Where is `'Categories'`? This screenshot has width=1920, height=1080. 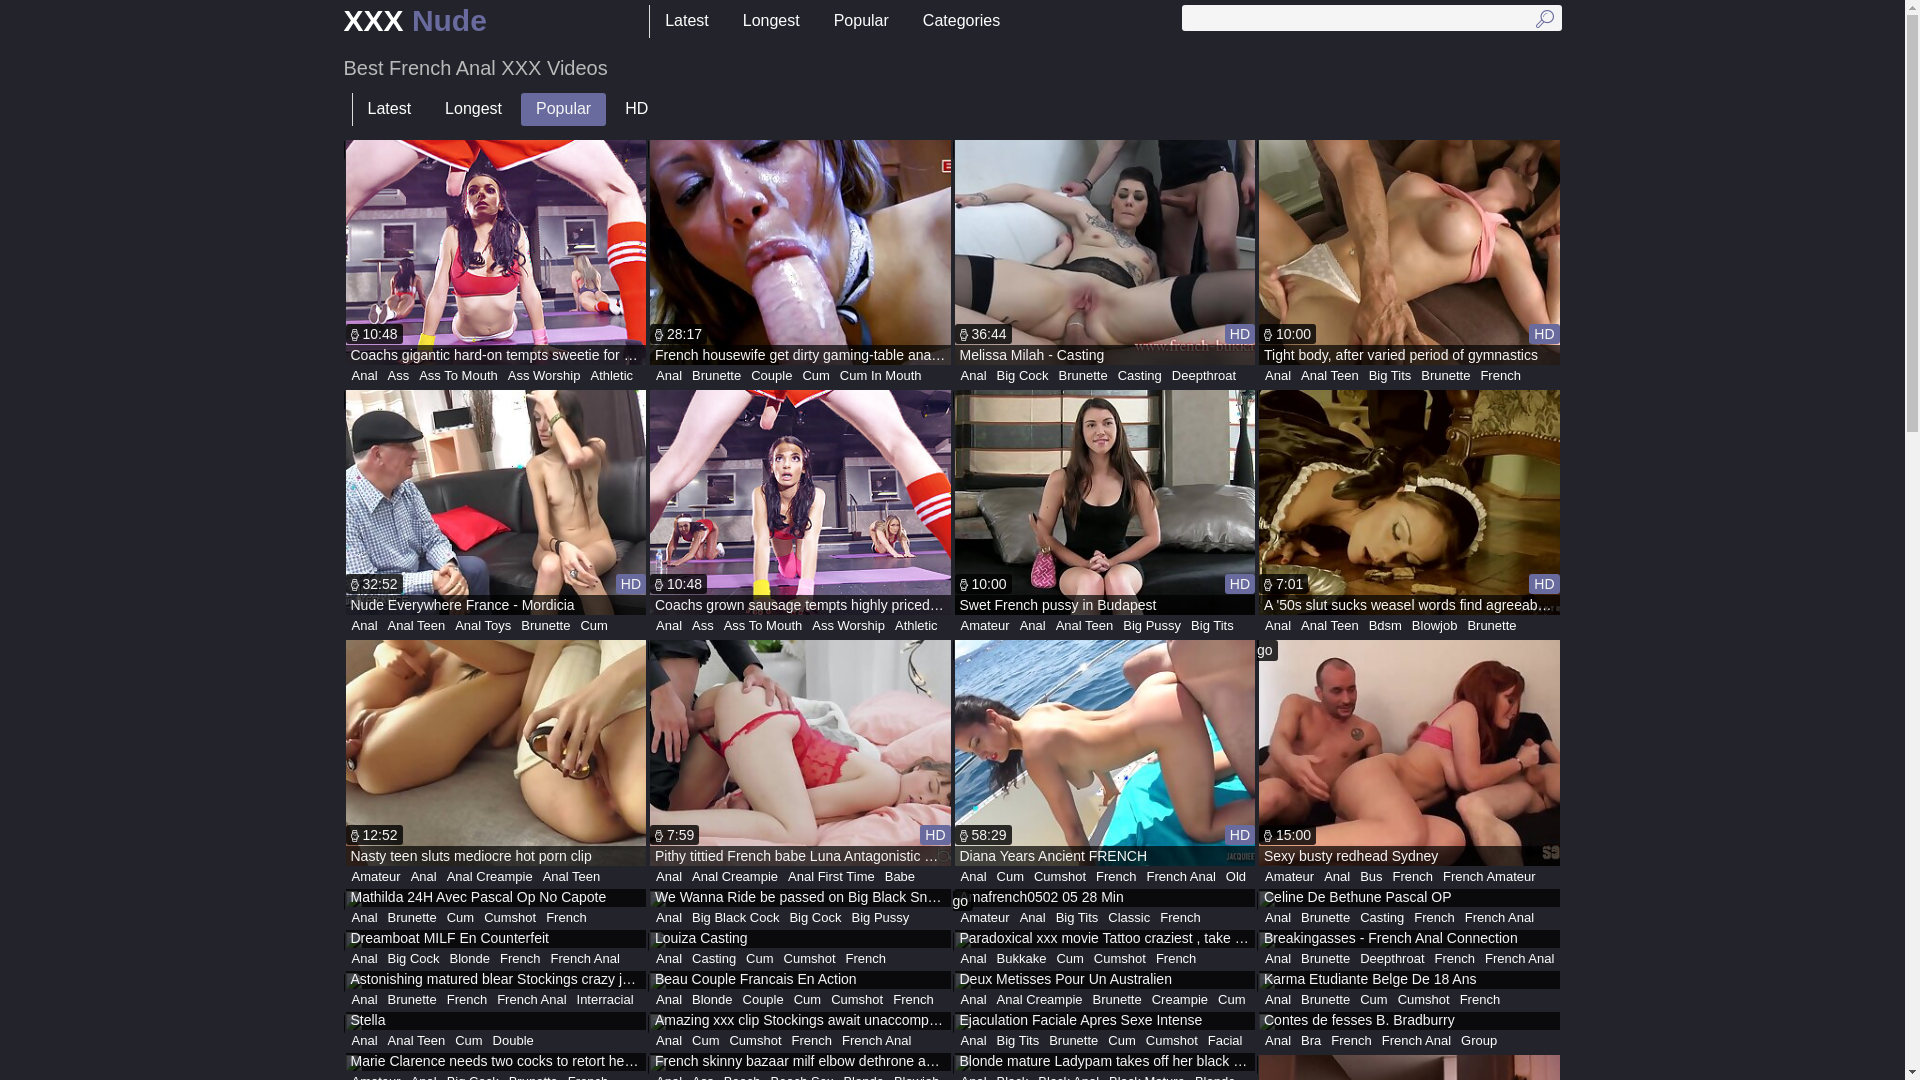 'Categories' is located at coordinates (961, 21).